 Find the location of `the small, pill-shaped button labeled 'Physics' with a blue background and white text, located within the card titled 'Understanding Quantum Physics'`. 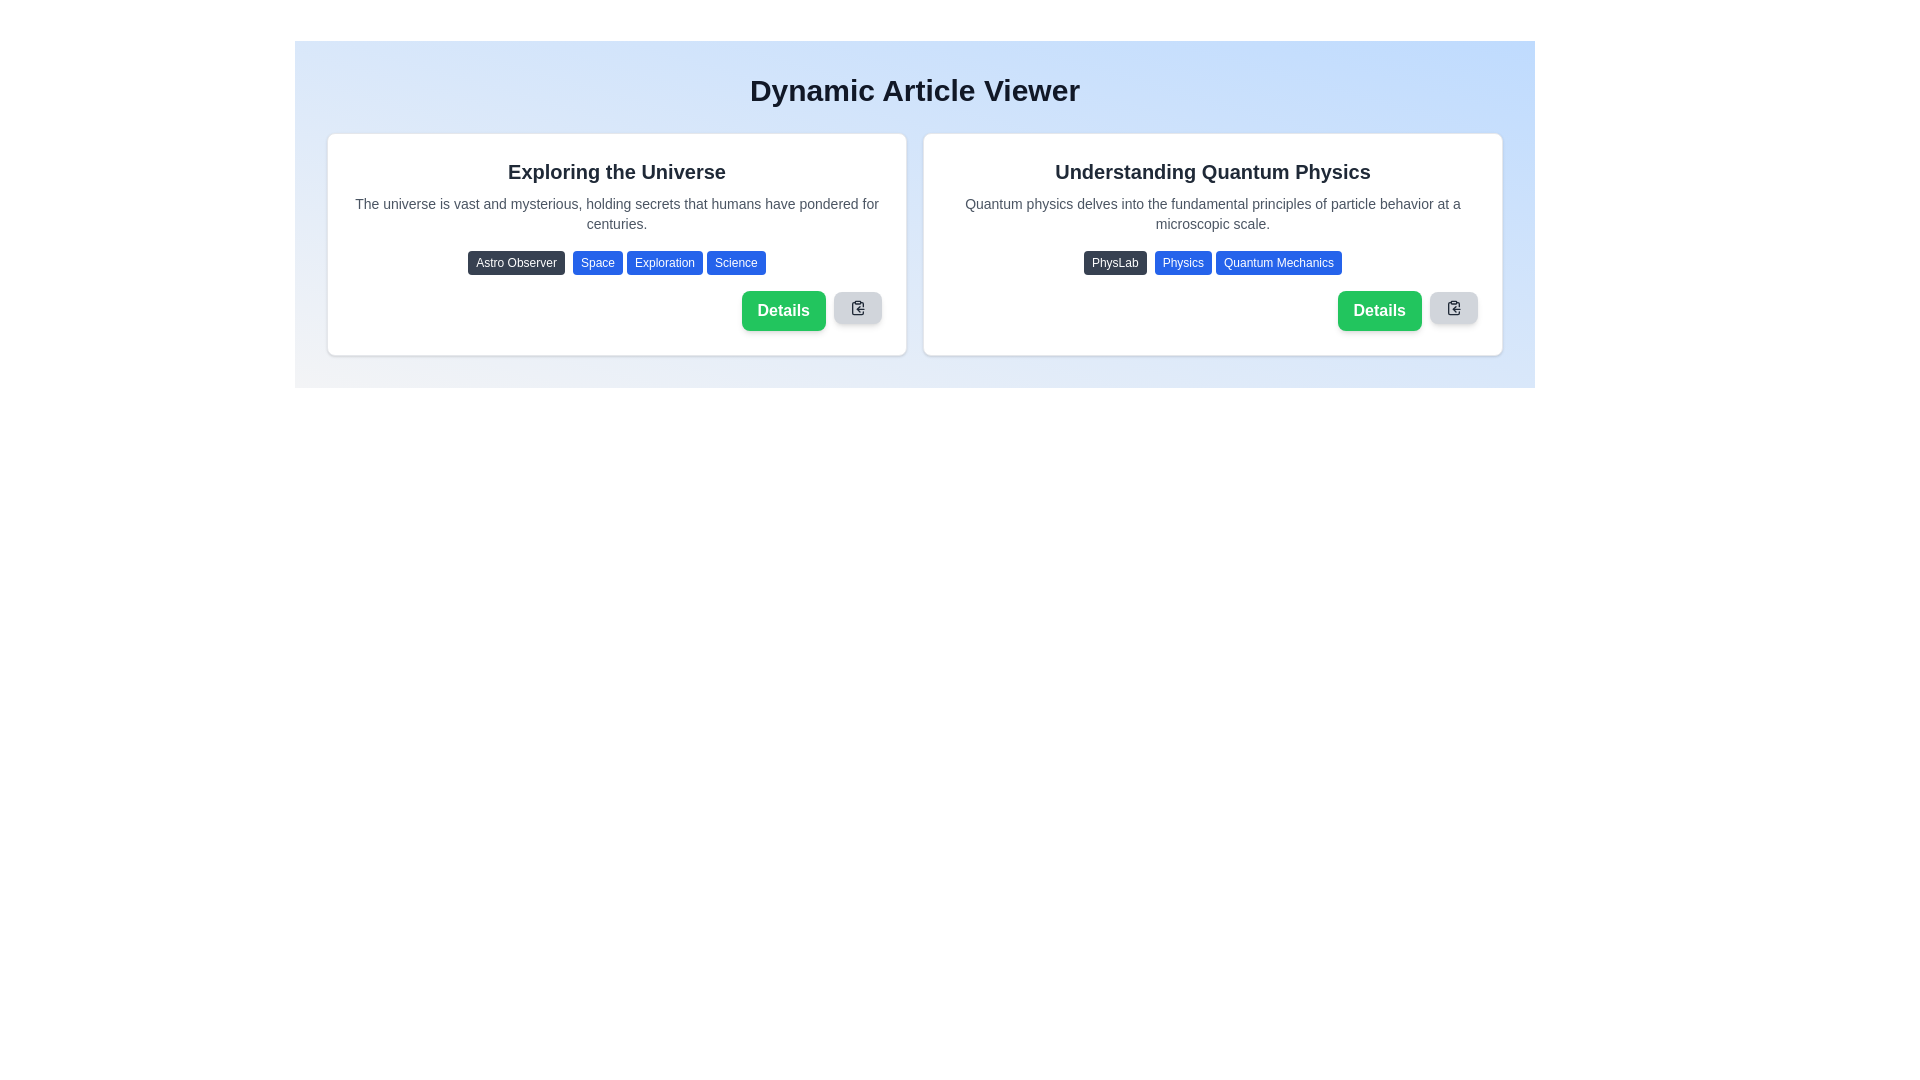

the small, pill-shaped button labeled 'Physics' with a blue background and white text, located within the card titled 'Understanding Quantum Physics' is located at coordinates (1183, 261).